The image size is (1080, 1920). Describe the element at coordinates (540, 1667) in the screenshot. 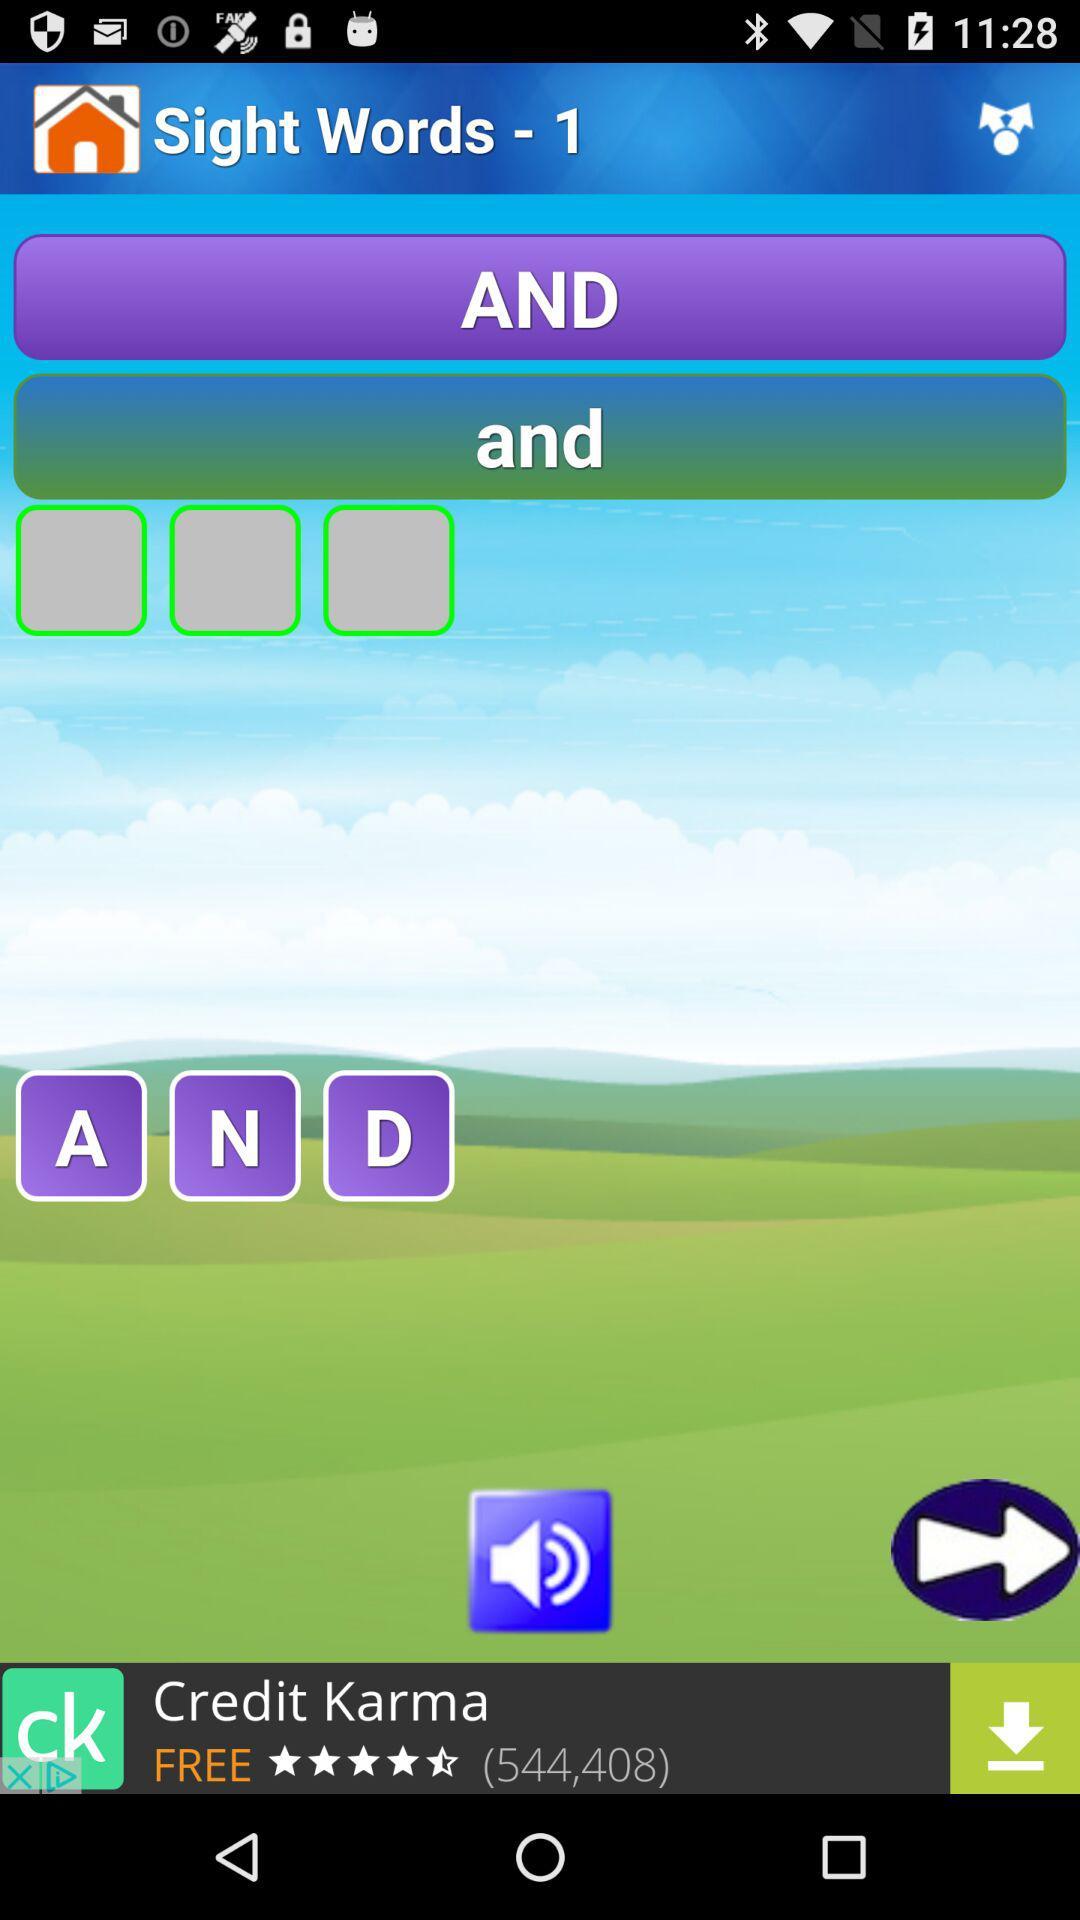

I see `the volume icon` at that location.